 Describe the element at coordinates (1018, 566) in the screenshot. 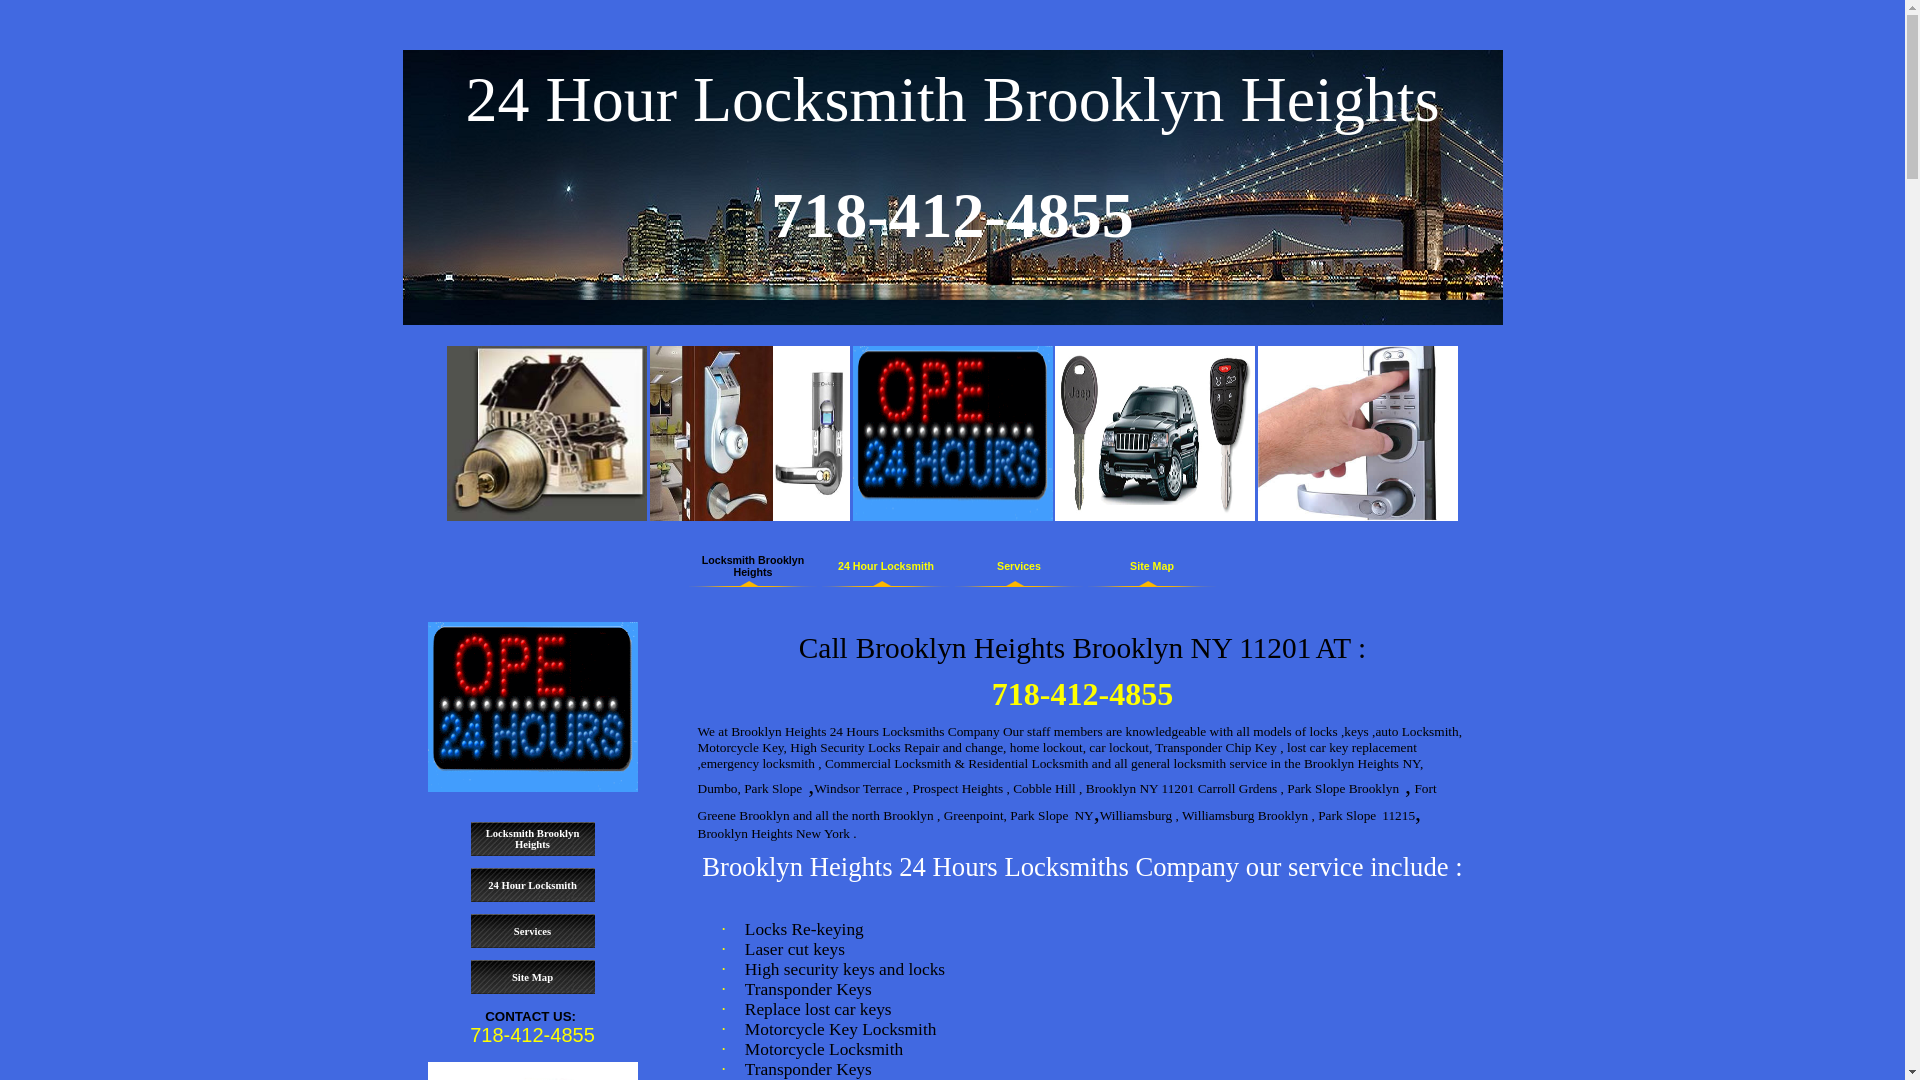

I see `'Services'` at that location.